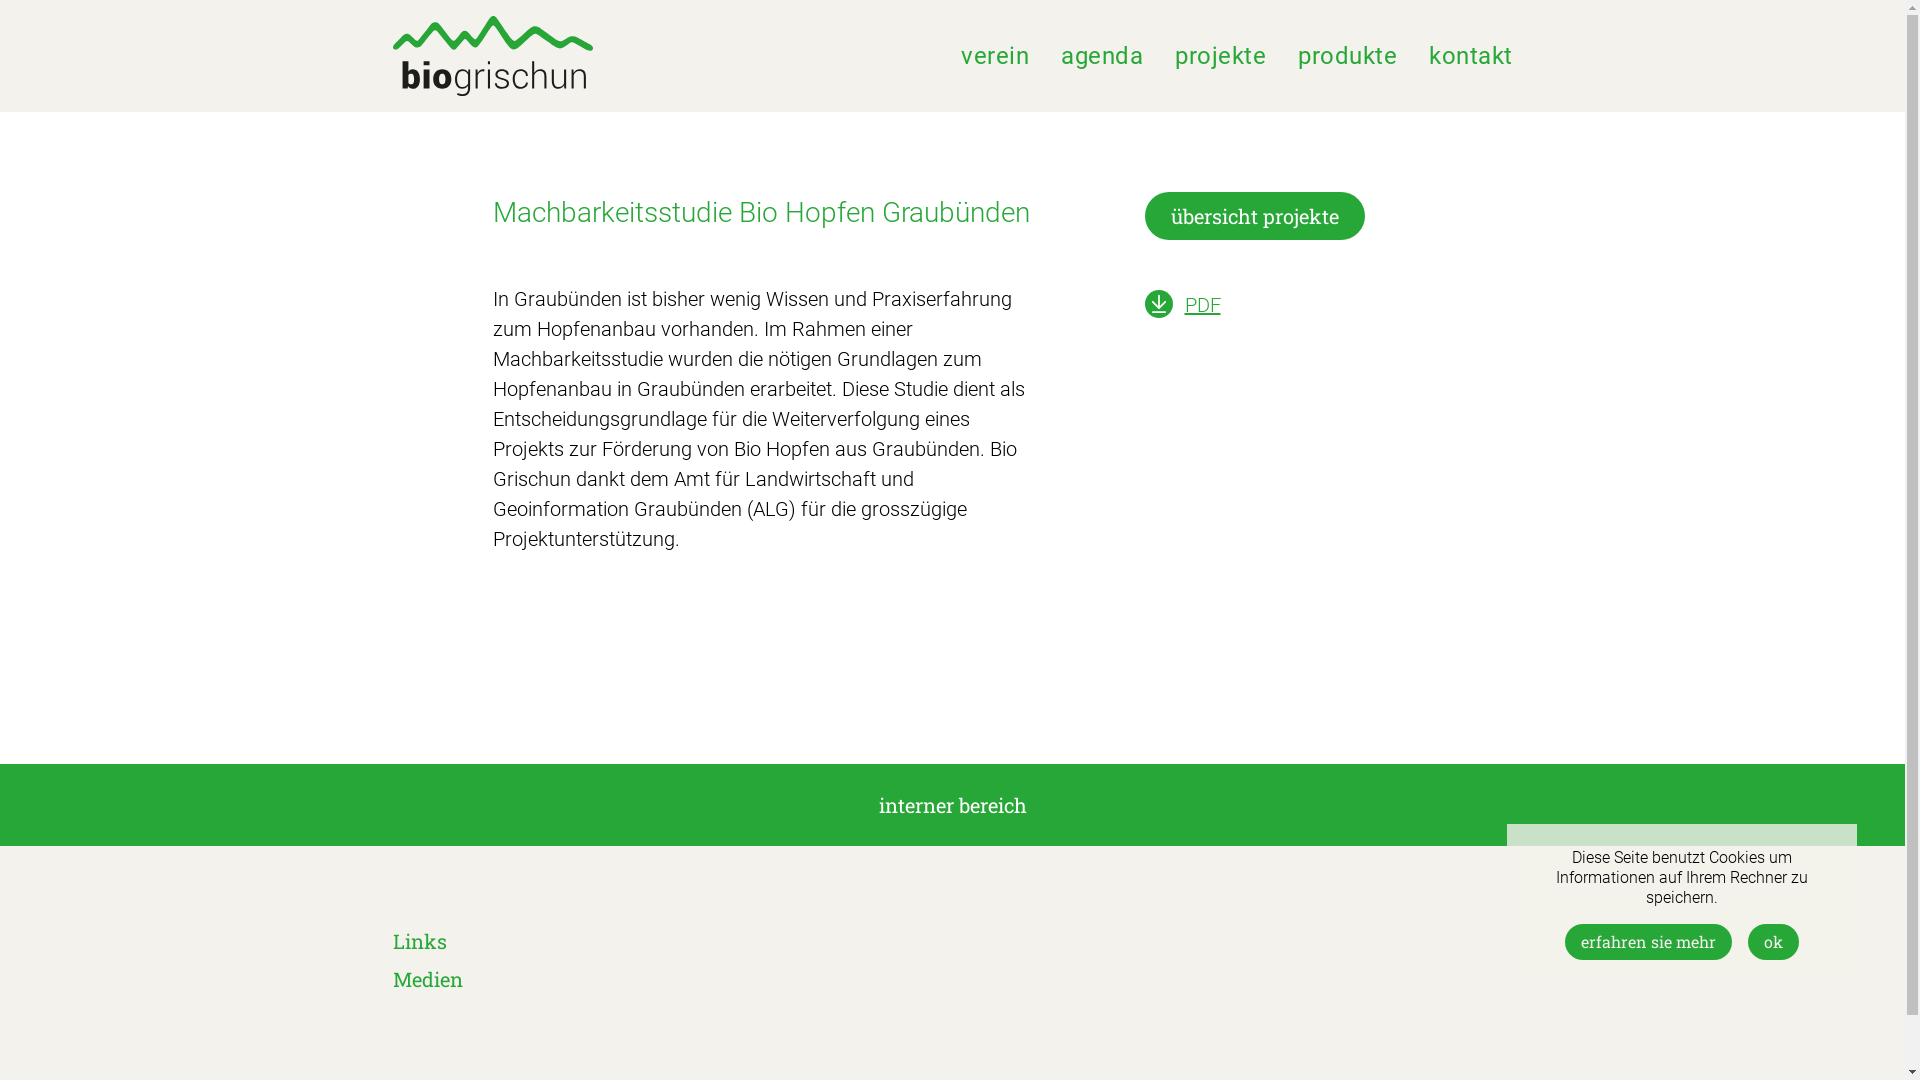 Image resolution: width=1920 pixels, height=1080 pixels. Describe the element at coordinates (1428, 55) in the screenshot. I see `'kontakt'` at that location.